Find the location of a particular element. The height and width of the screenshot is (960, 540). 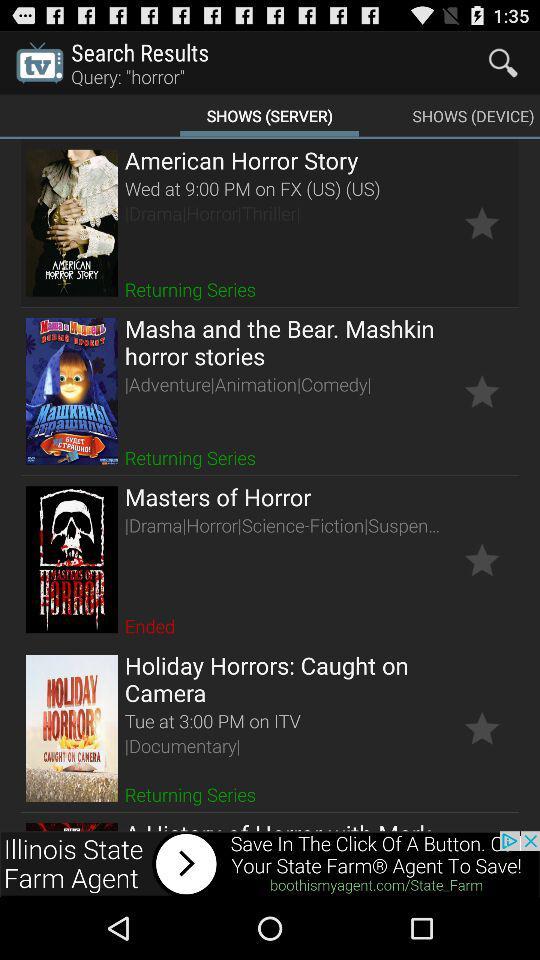

advertisement link is located at coordinates (270, 863).